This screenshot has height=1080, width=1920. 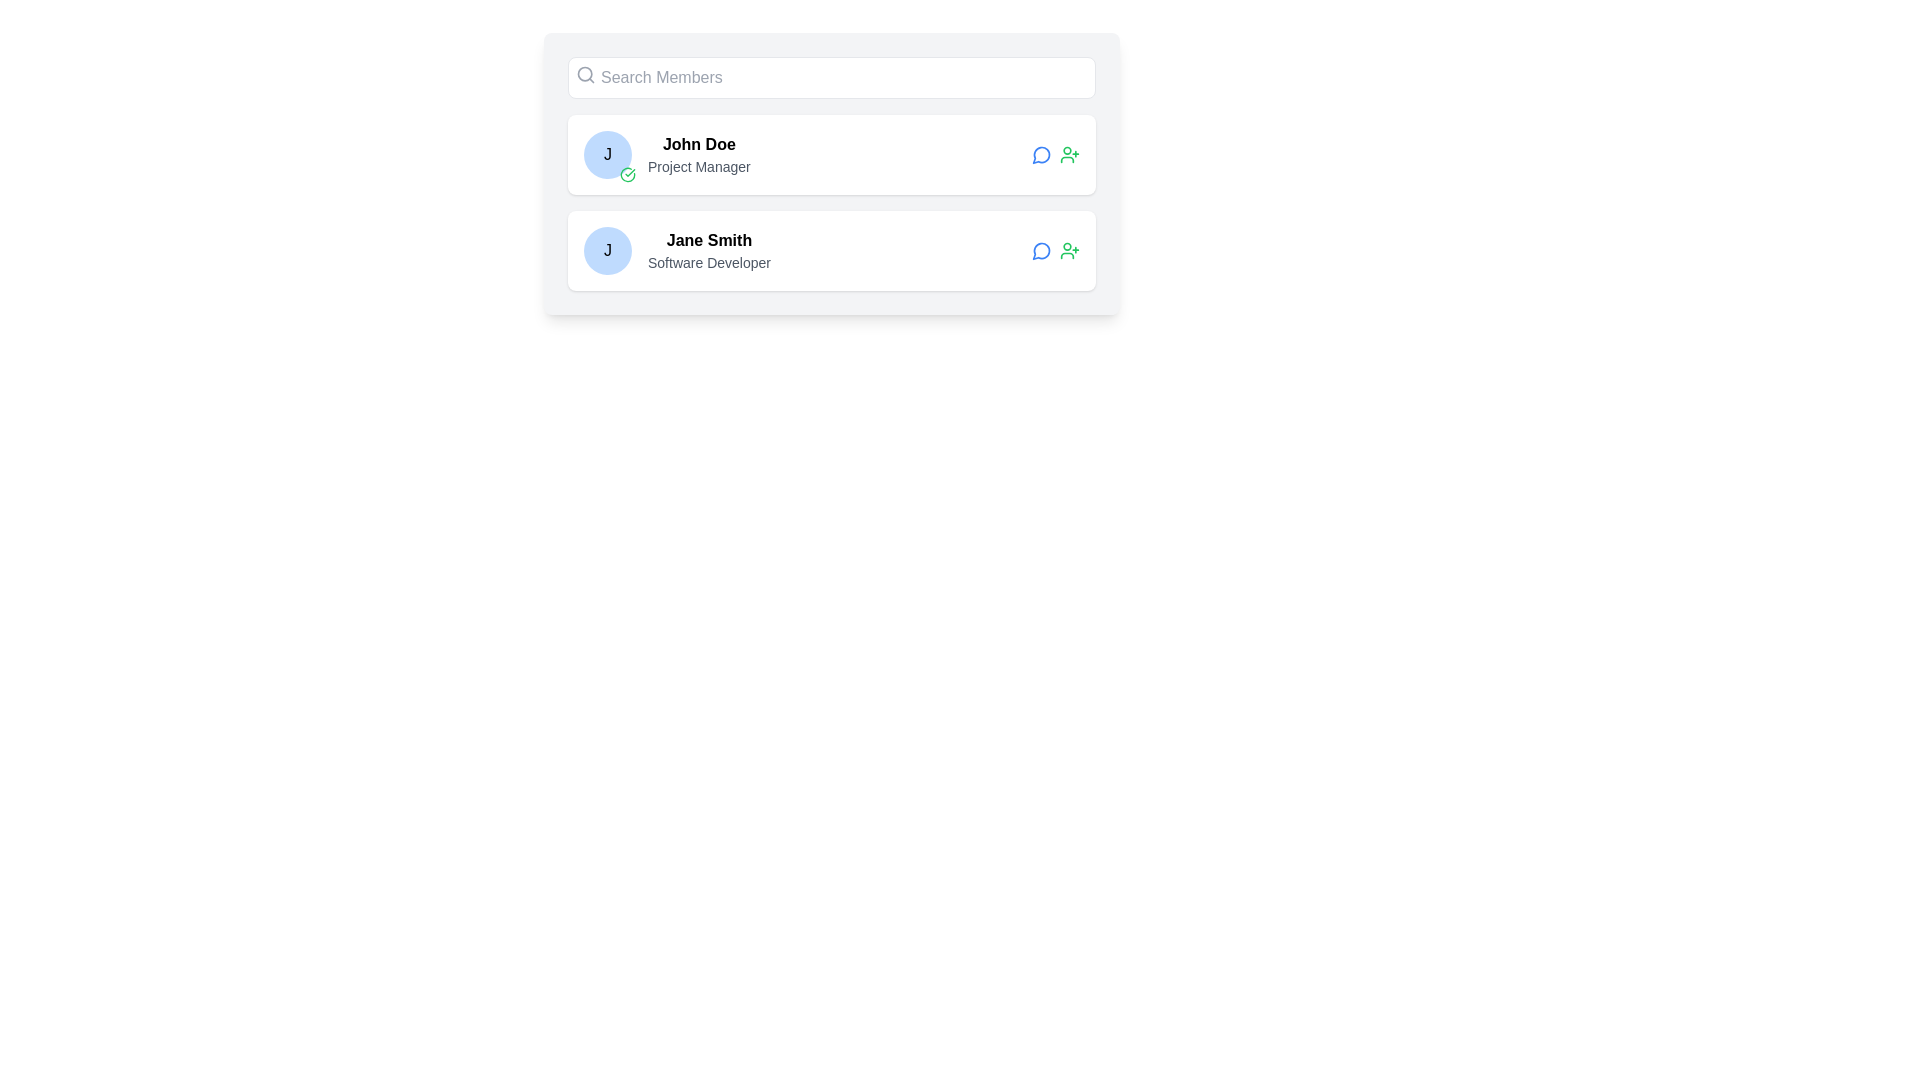 I want to click on the interaction icons on the right side of the profile card for 'Jane Smith', which is the second card in a vertically stacked list, so click(x=831, y=249).